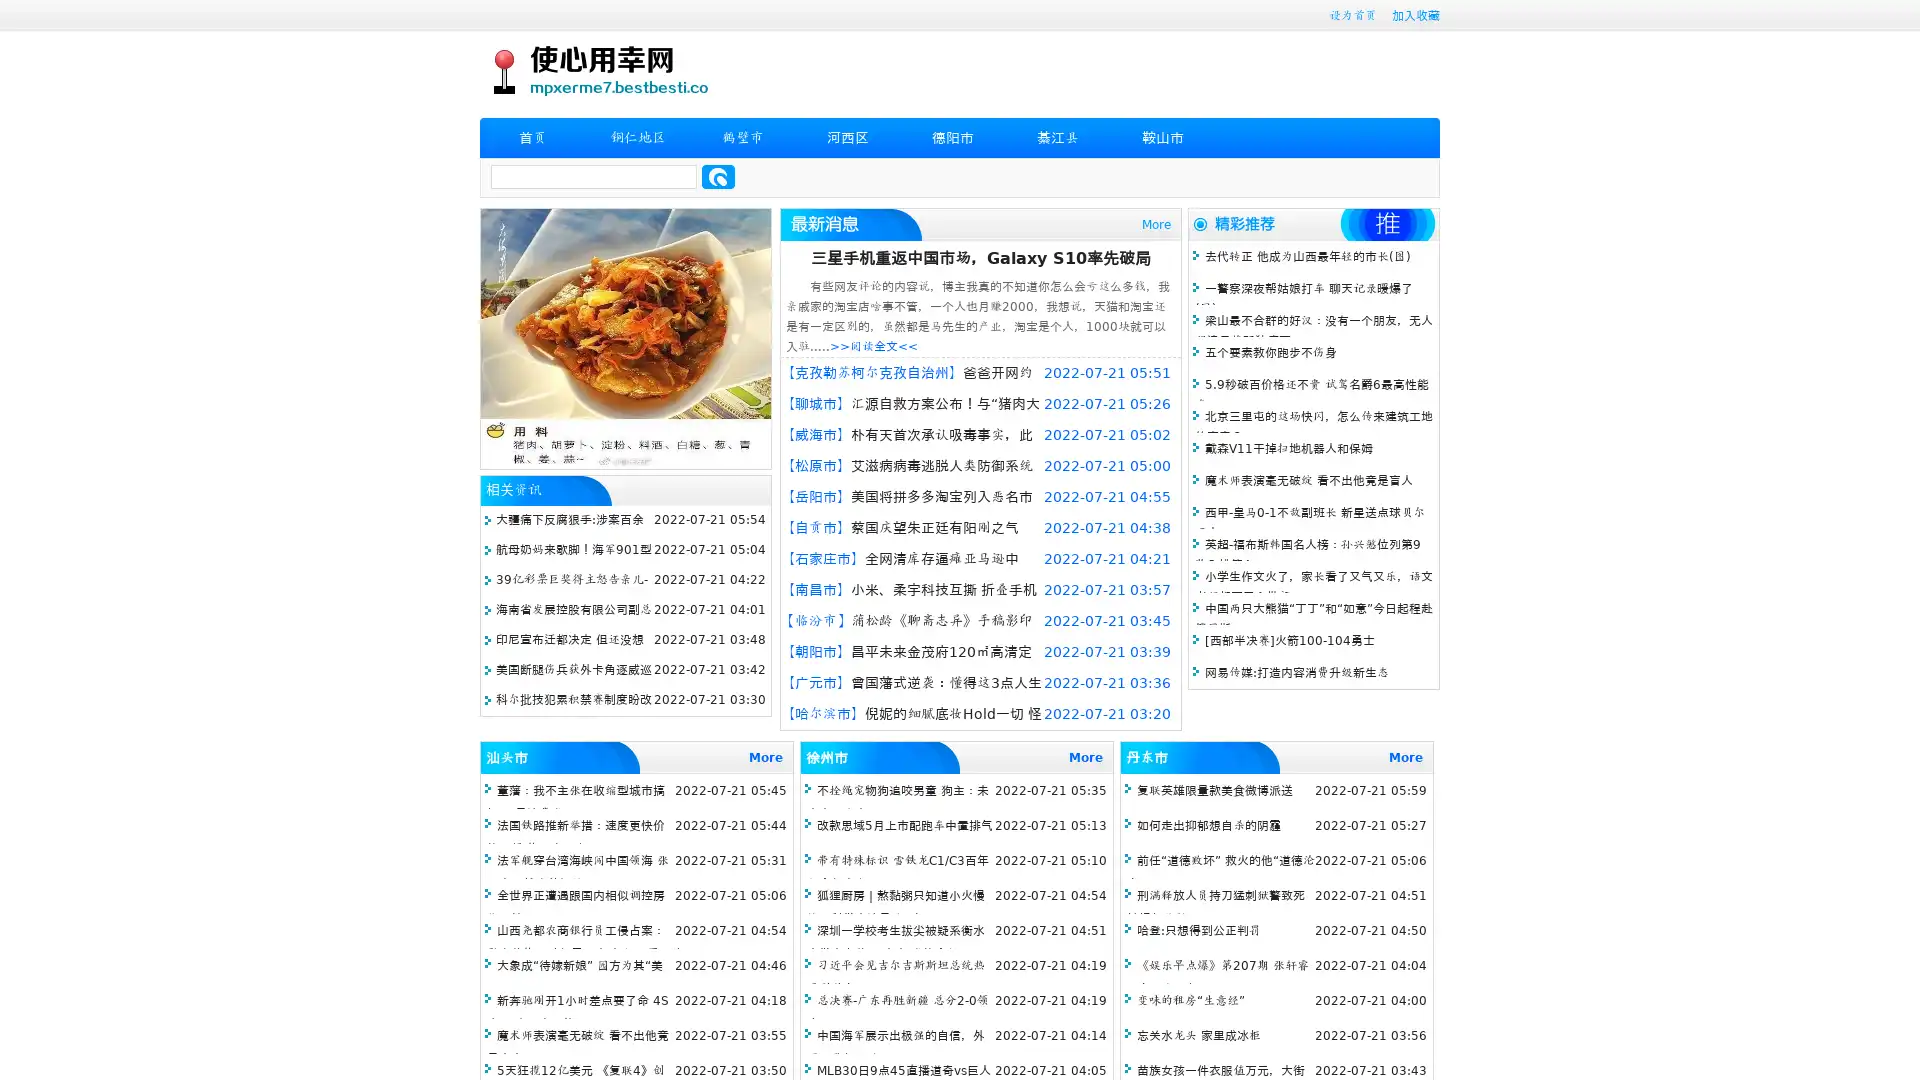 This screenshot has width=1920, height=1080. What do you see at coordinates (718, 176) in the screenshot?
I see `Search` at bounding box center [718, 176].